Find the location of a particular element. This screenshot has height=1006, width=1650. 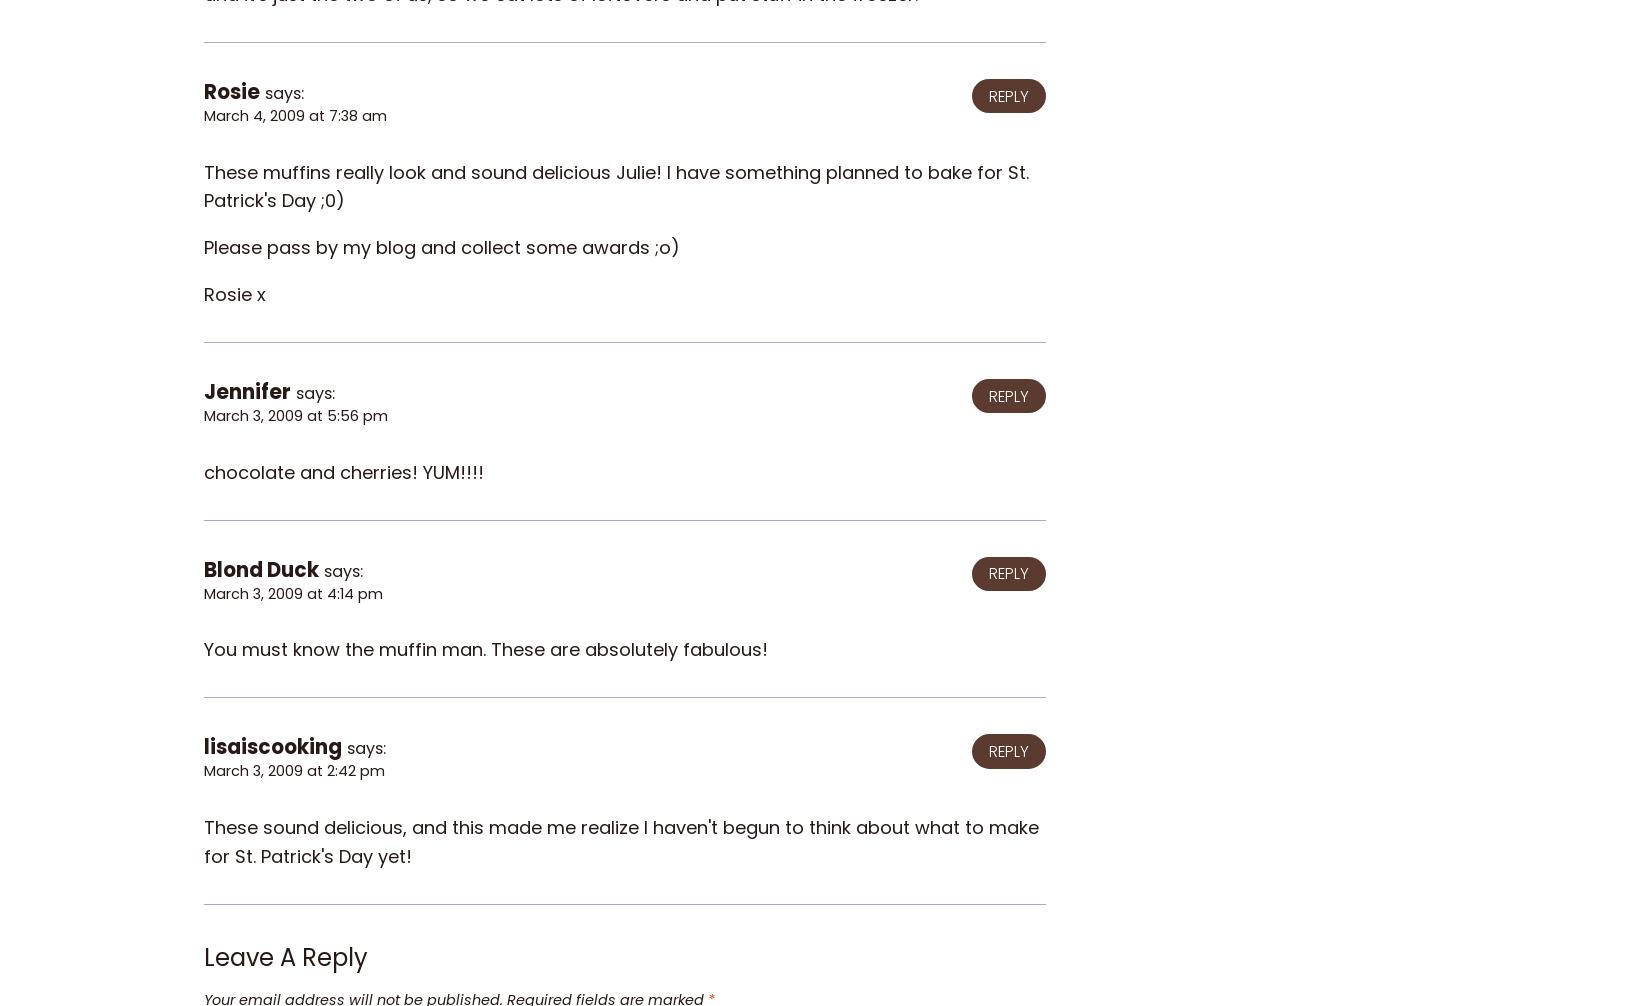

'Jennifer' is located at coordinates (247, 390).